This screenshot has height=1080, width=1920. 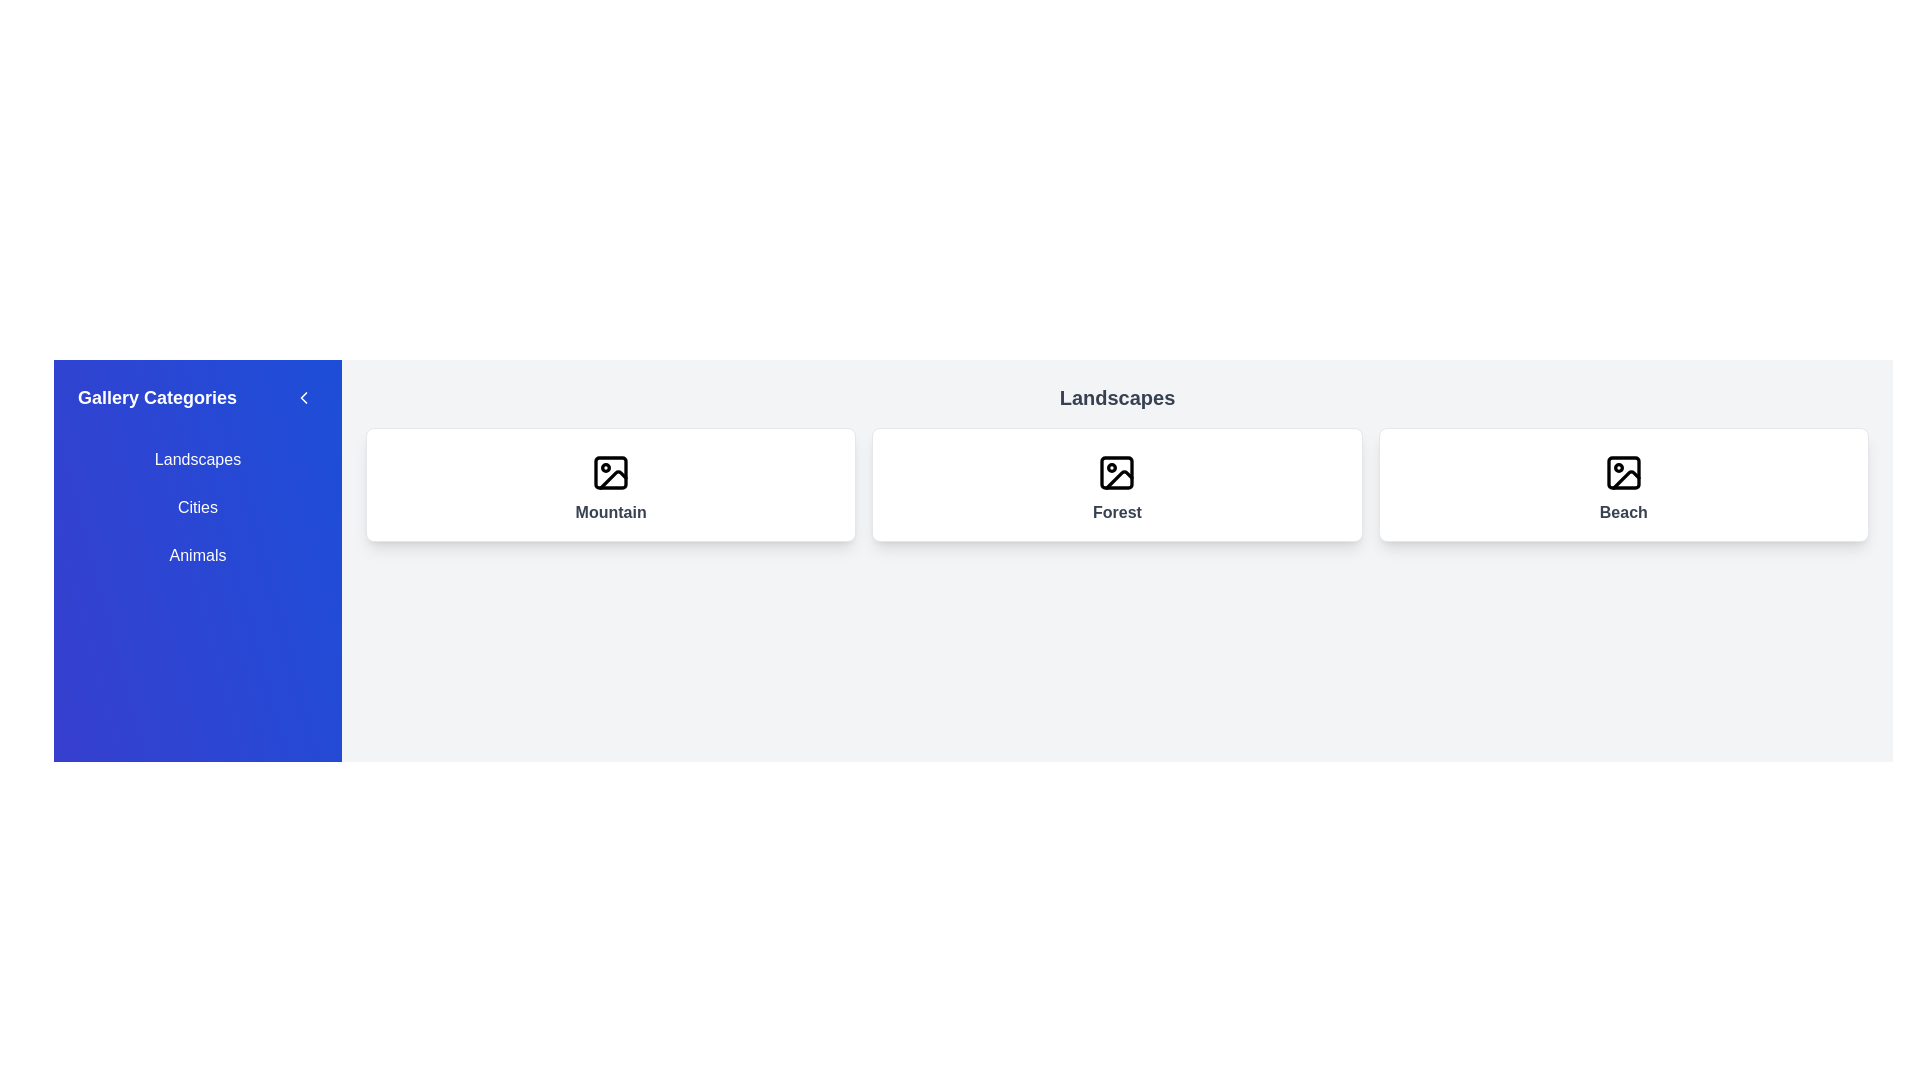 What do you see at coordinates (197, 555) in the screenshot?
I see `the 'Animals' category selector button in the sidebar to filter or display related content` at bounding box center [197, 555].